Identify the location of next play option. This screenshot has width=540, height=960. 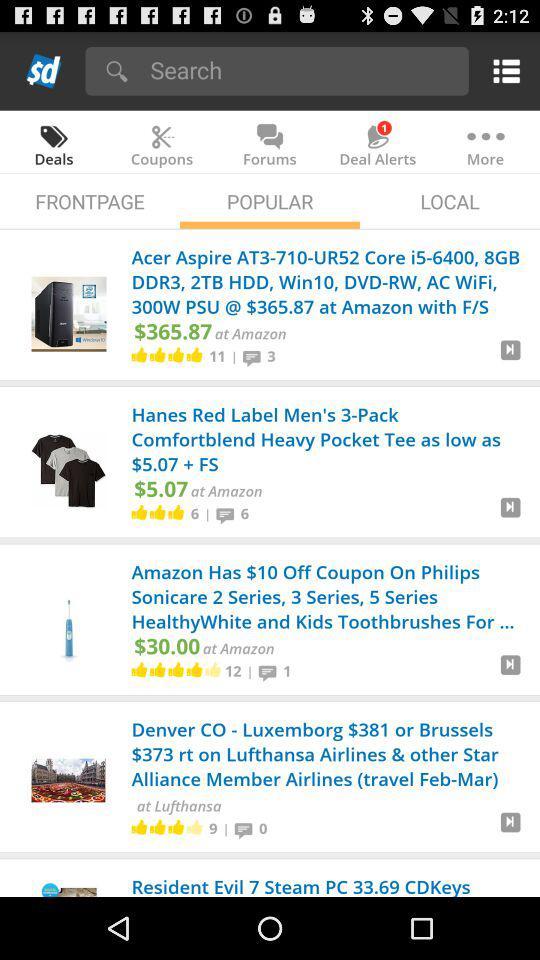
(510, 357).